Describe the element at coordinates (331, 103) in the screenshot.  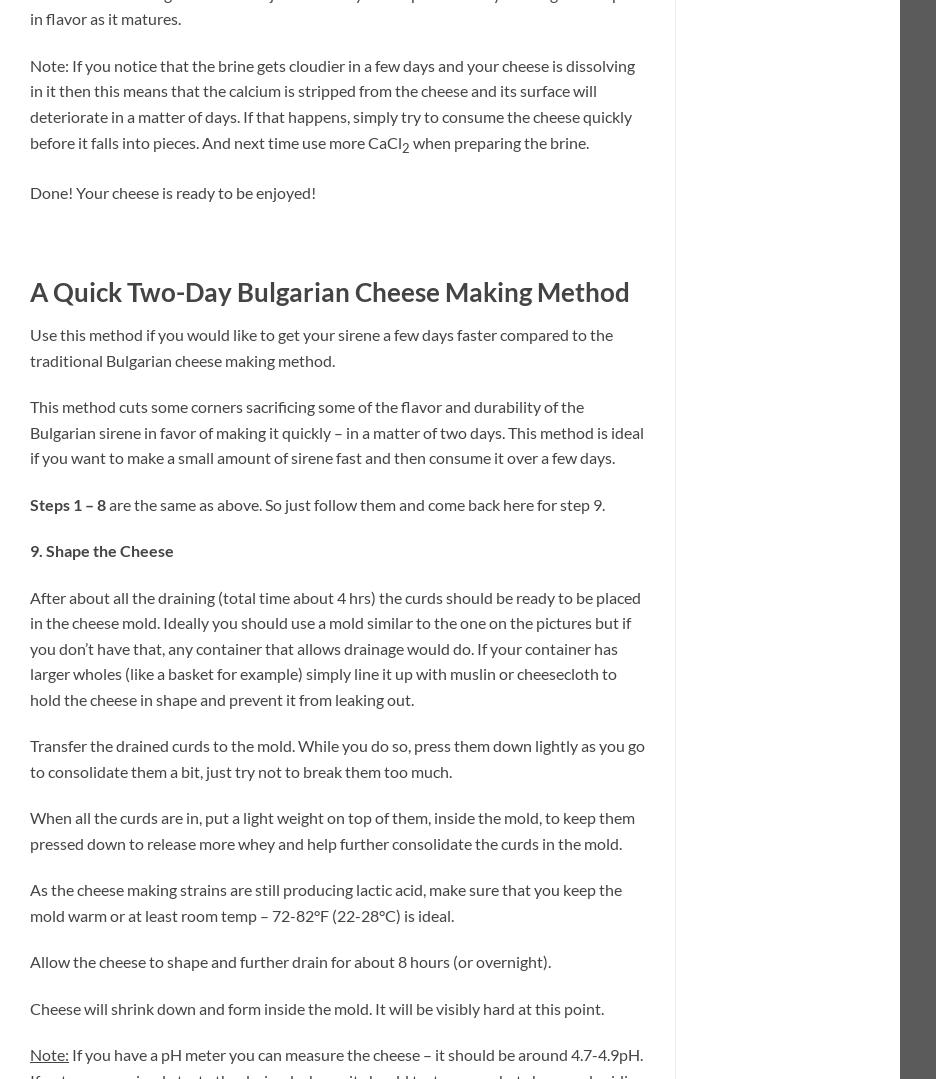
I see `'Note: If you notice that the brine gets cloudier in a few days and your cheese is dissolving in it then this means that the calcium is stripped from the cheese and its surface will deteriorate in a matter of days. If that happens, simply try to consume the cheese quickly before it falls into pieces. And next time use more CaCl'` at that location.